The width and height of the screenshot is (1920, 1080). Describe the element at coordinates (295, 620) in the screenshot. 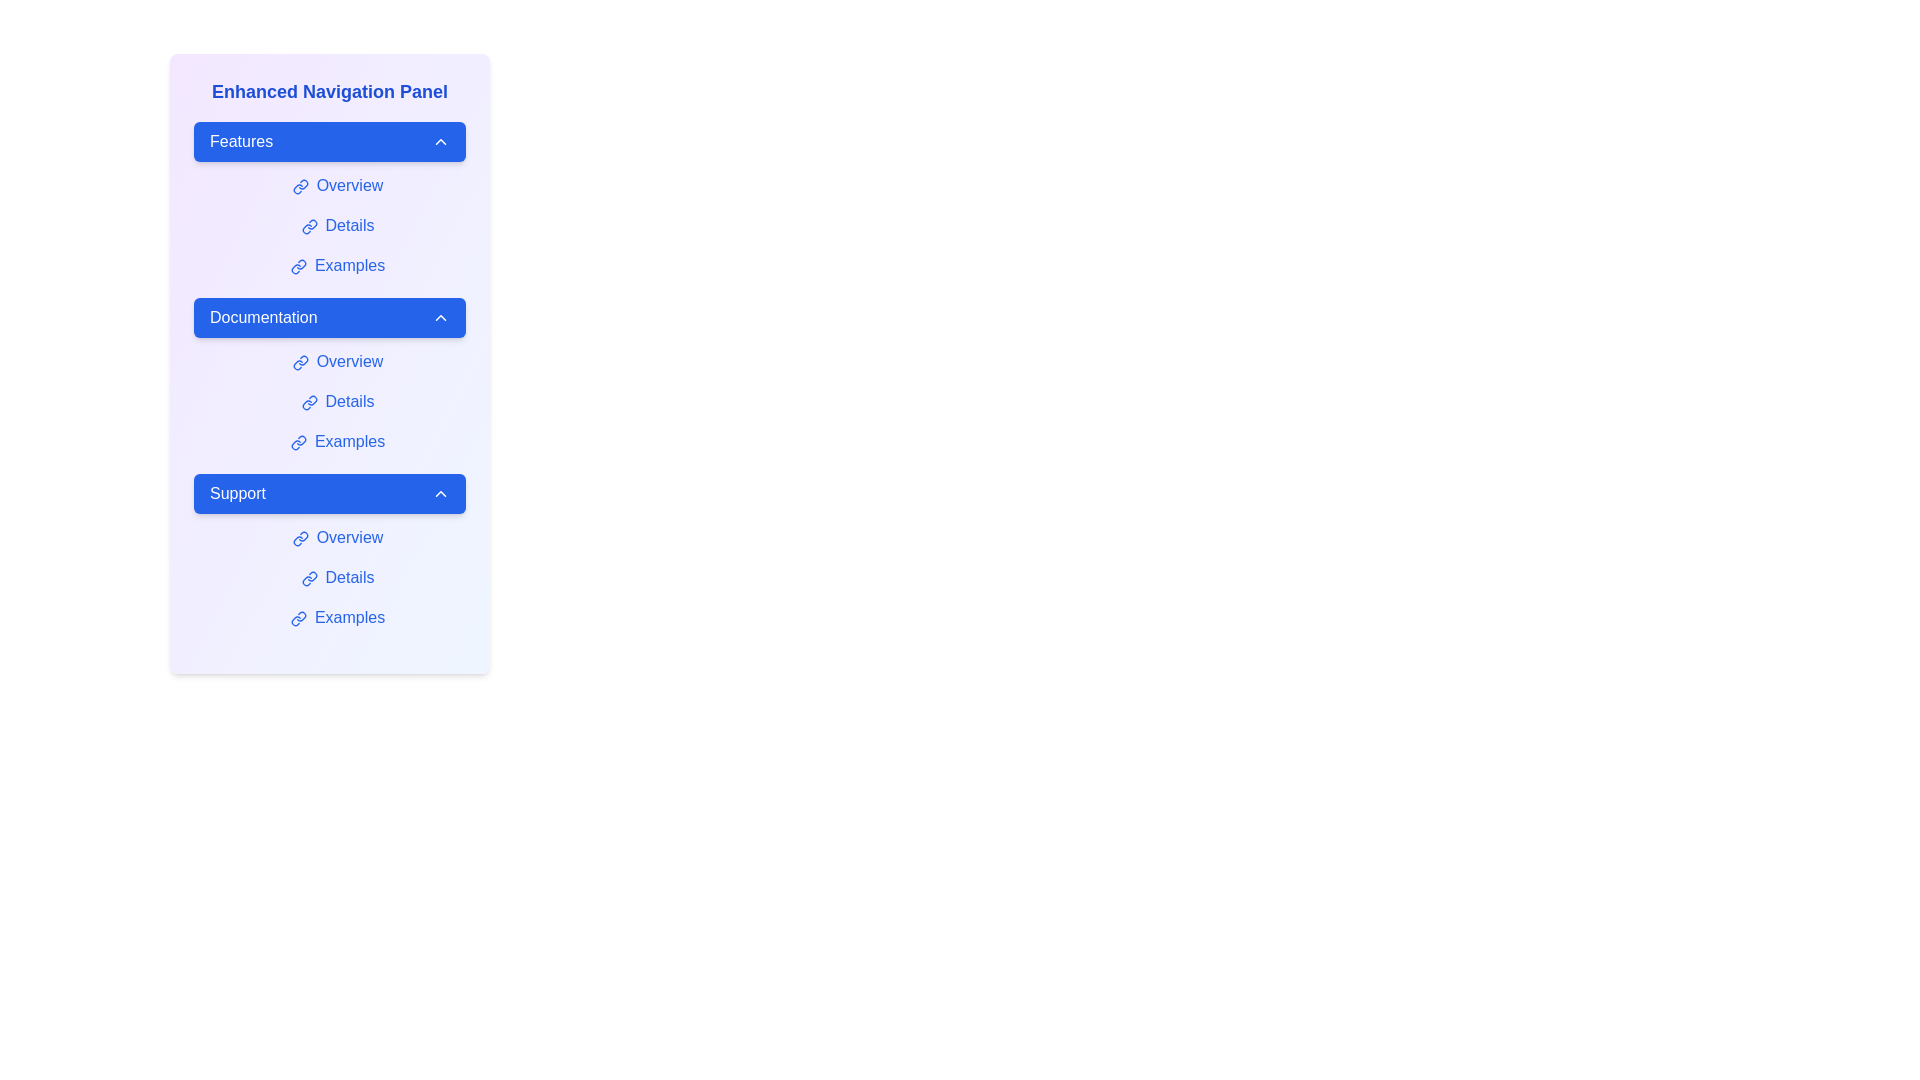

I see `the decorative vector graphic depicting a link icon located in the 'Support' section next to the 'Examples' label in the navigation sidebar` at that location.